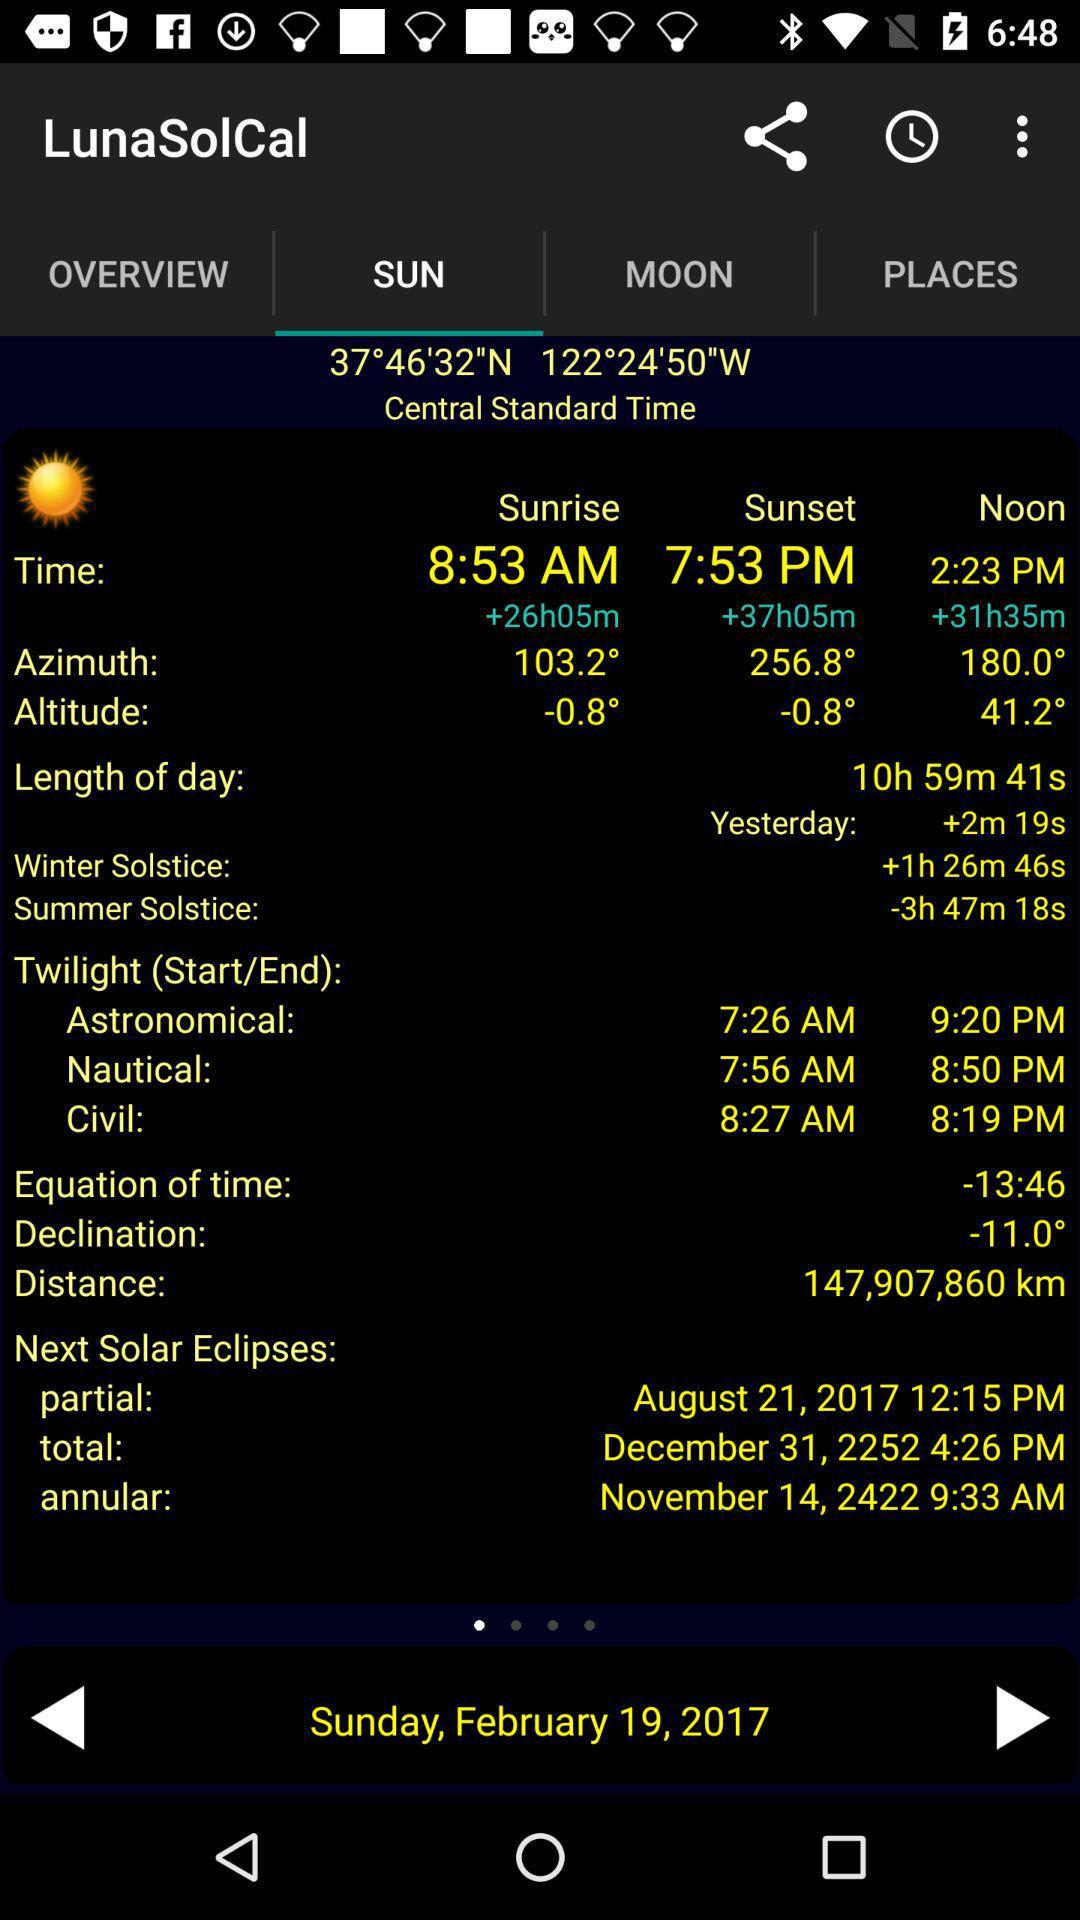 This screenshot has width=1080, height=1920. Describe the element at coordinates (56, 1716) in the screenshot. I see `the arrow_backward icon` at that location.